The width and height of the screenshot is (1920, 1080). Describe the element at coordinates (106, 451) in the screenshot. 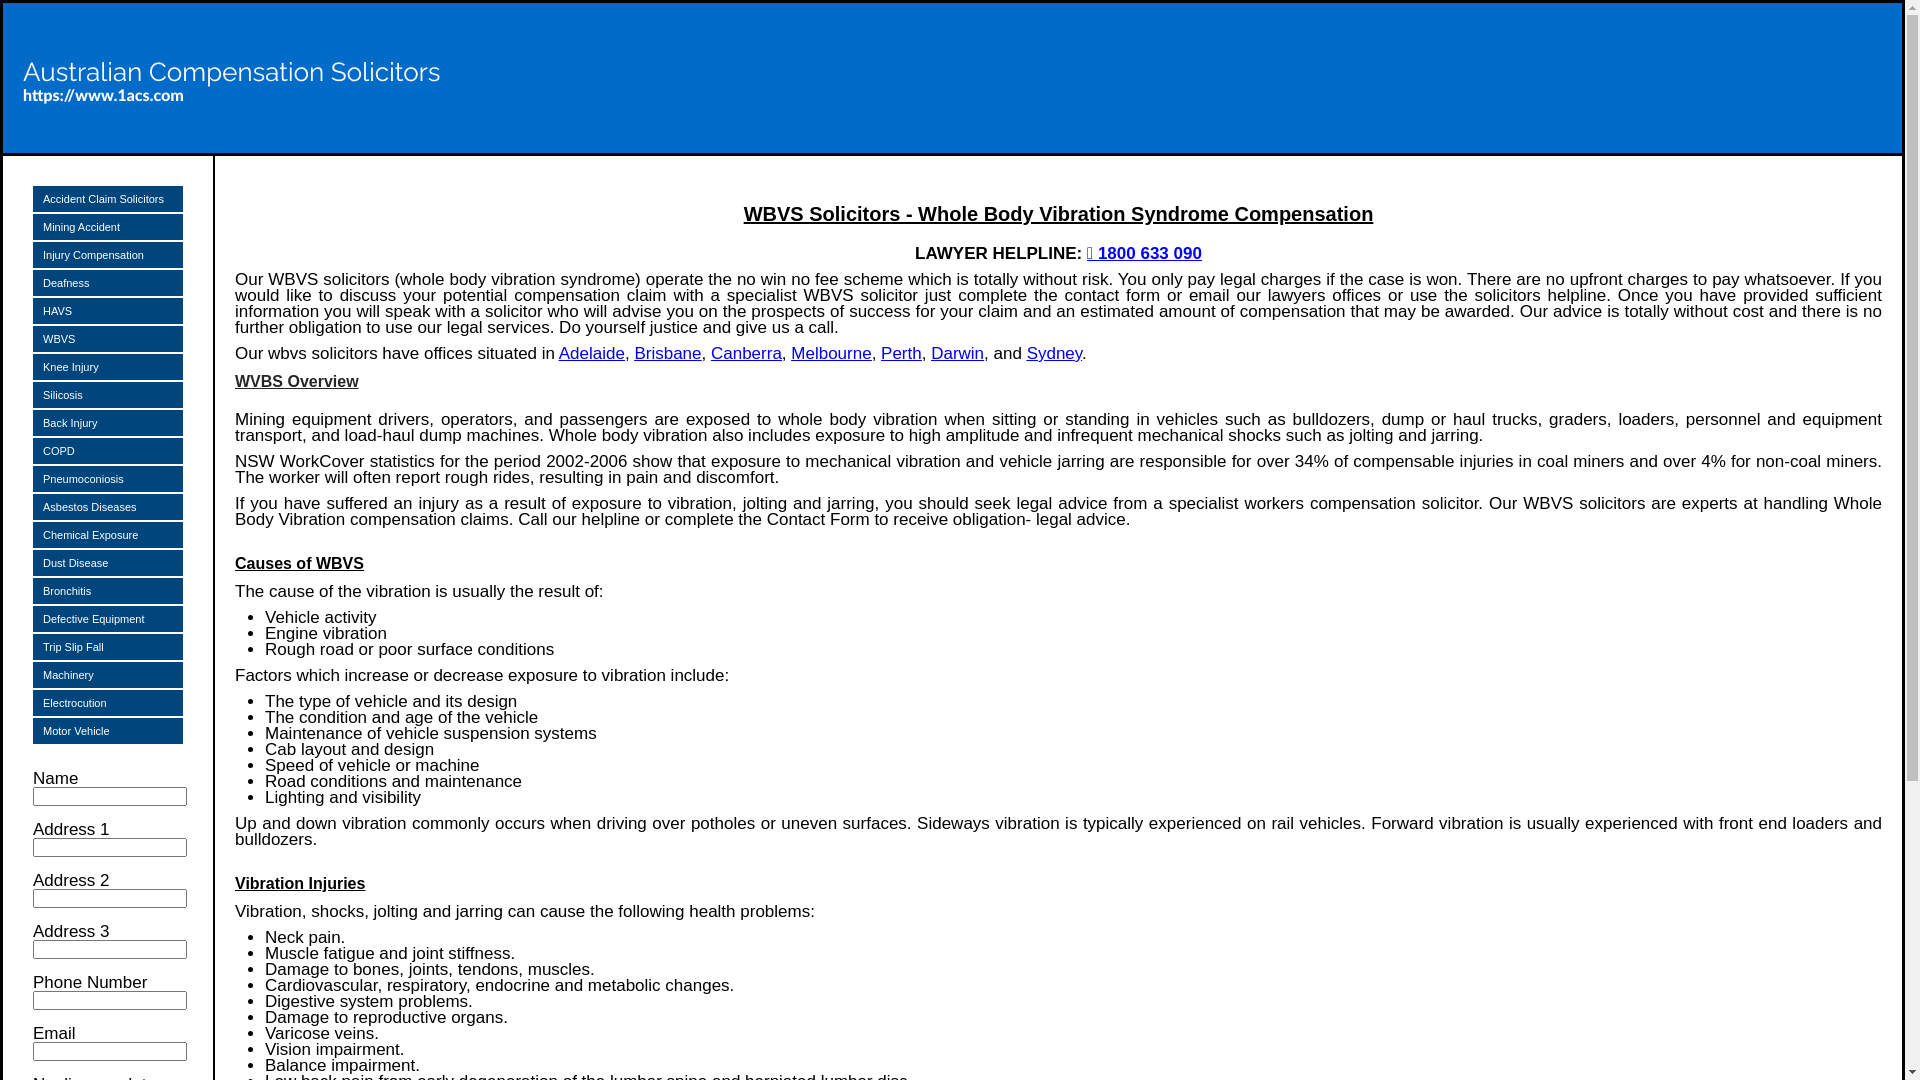

I see `'COPD'` at that location.